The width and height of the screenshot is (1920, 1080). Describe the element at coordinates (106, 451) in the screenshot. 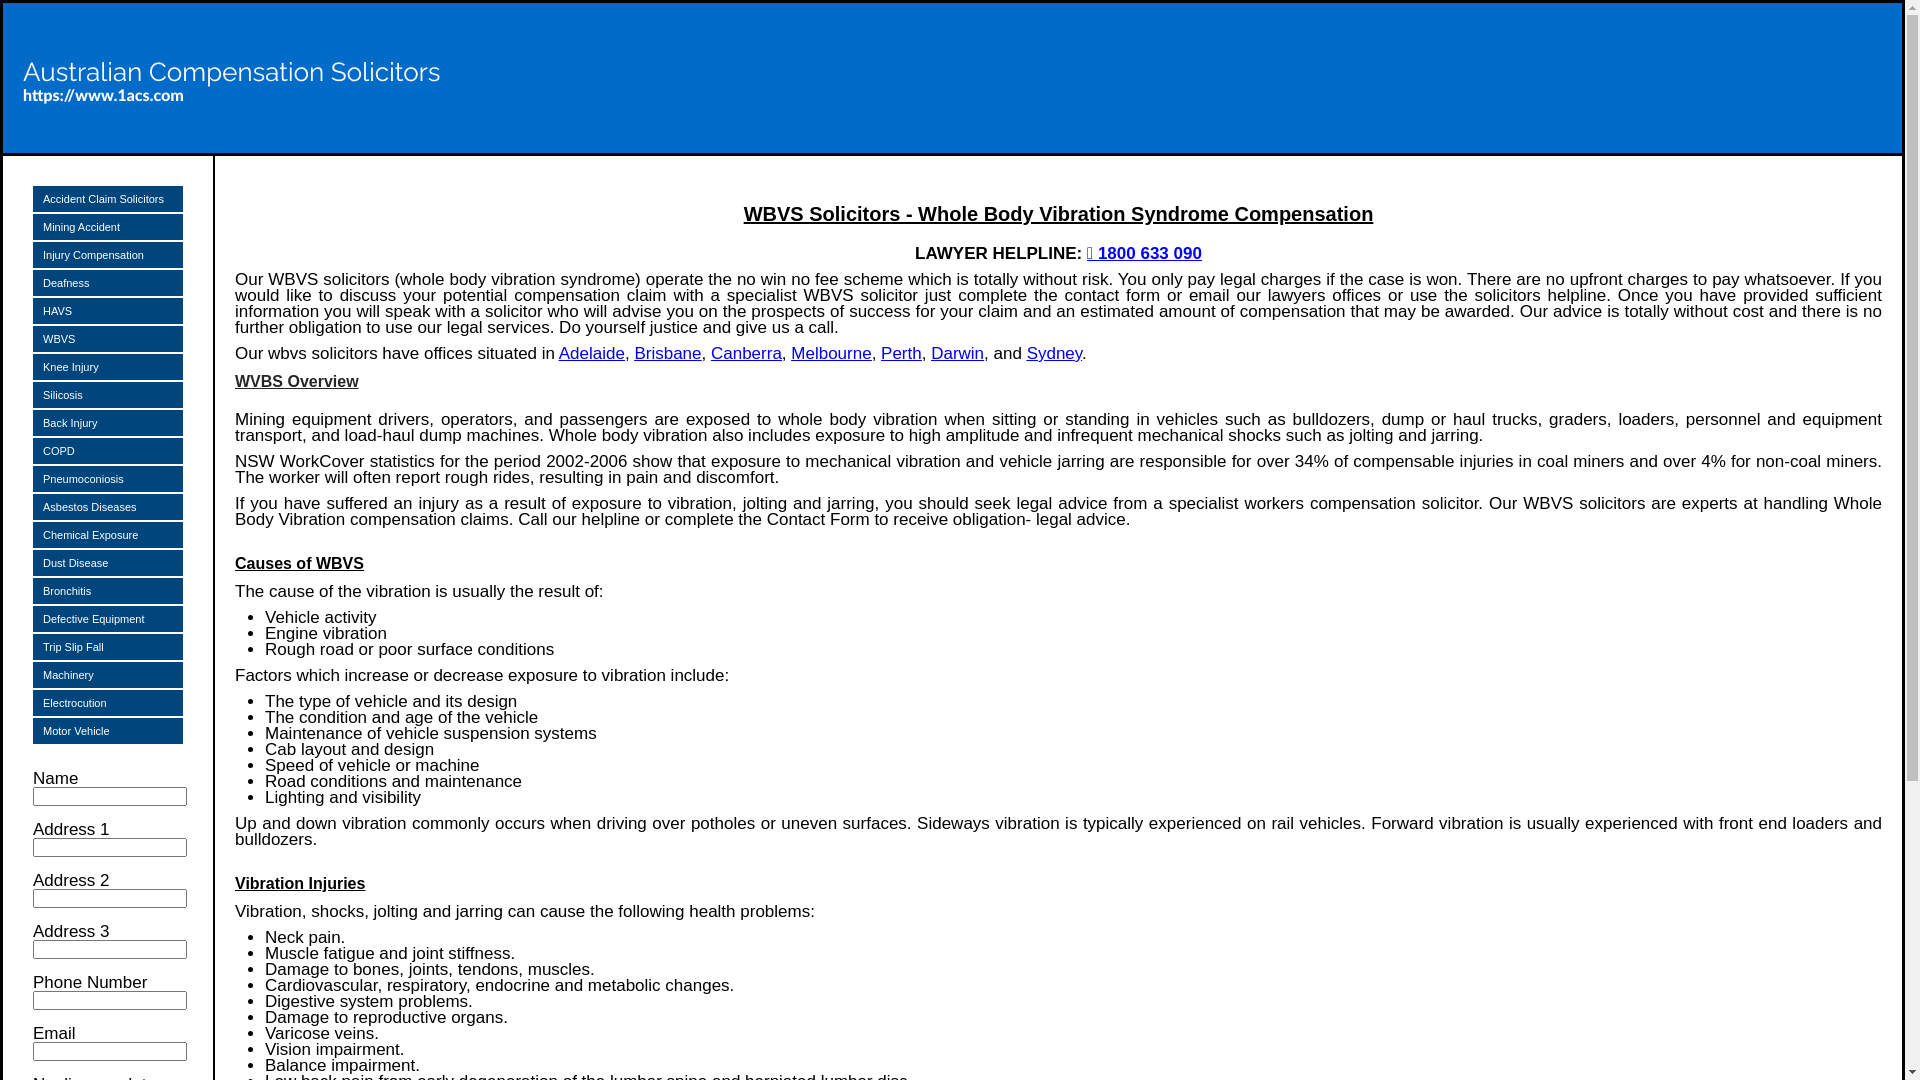

I see `'COPD'` at that location.